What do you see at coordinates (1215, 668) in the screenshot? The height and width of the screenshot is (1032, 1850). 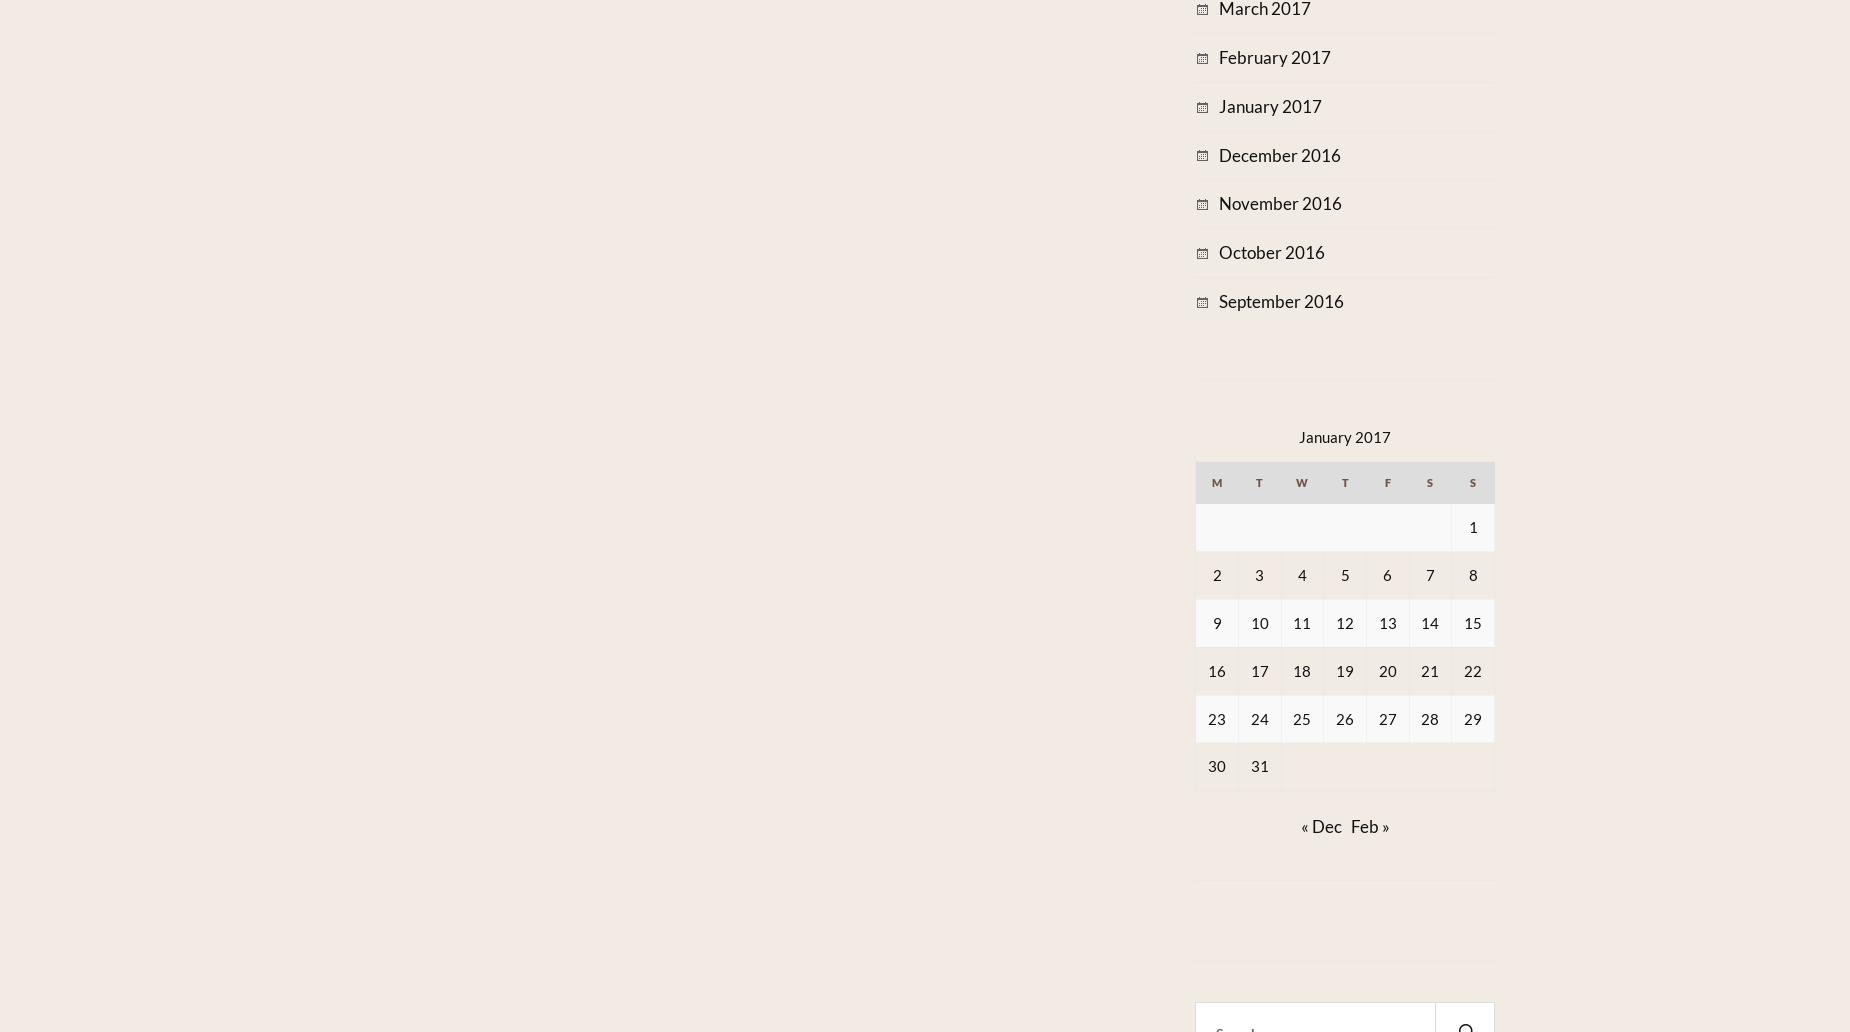 I see `'16'` at bounding box center [1215, 668].